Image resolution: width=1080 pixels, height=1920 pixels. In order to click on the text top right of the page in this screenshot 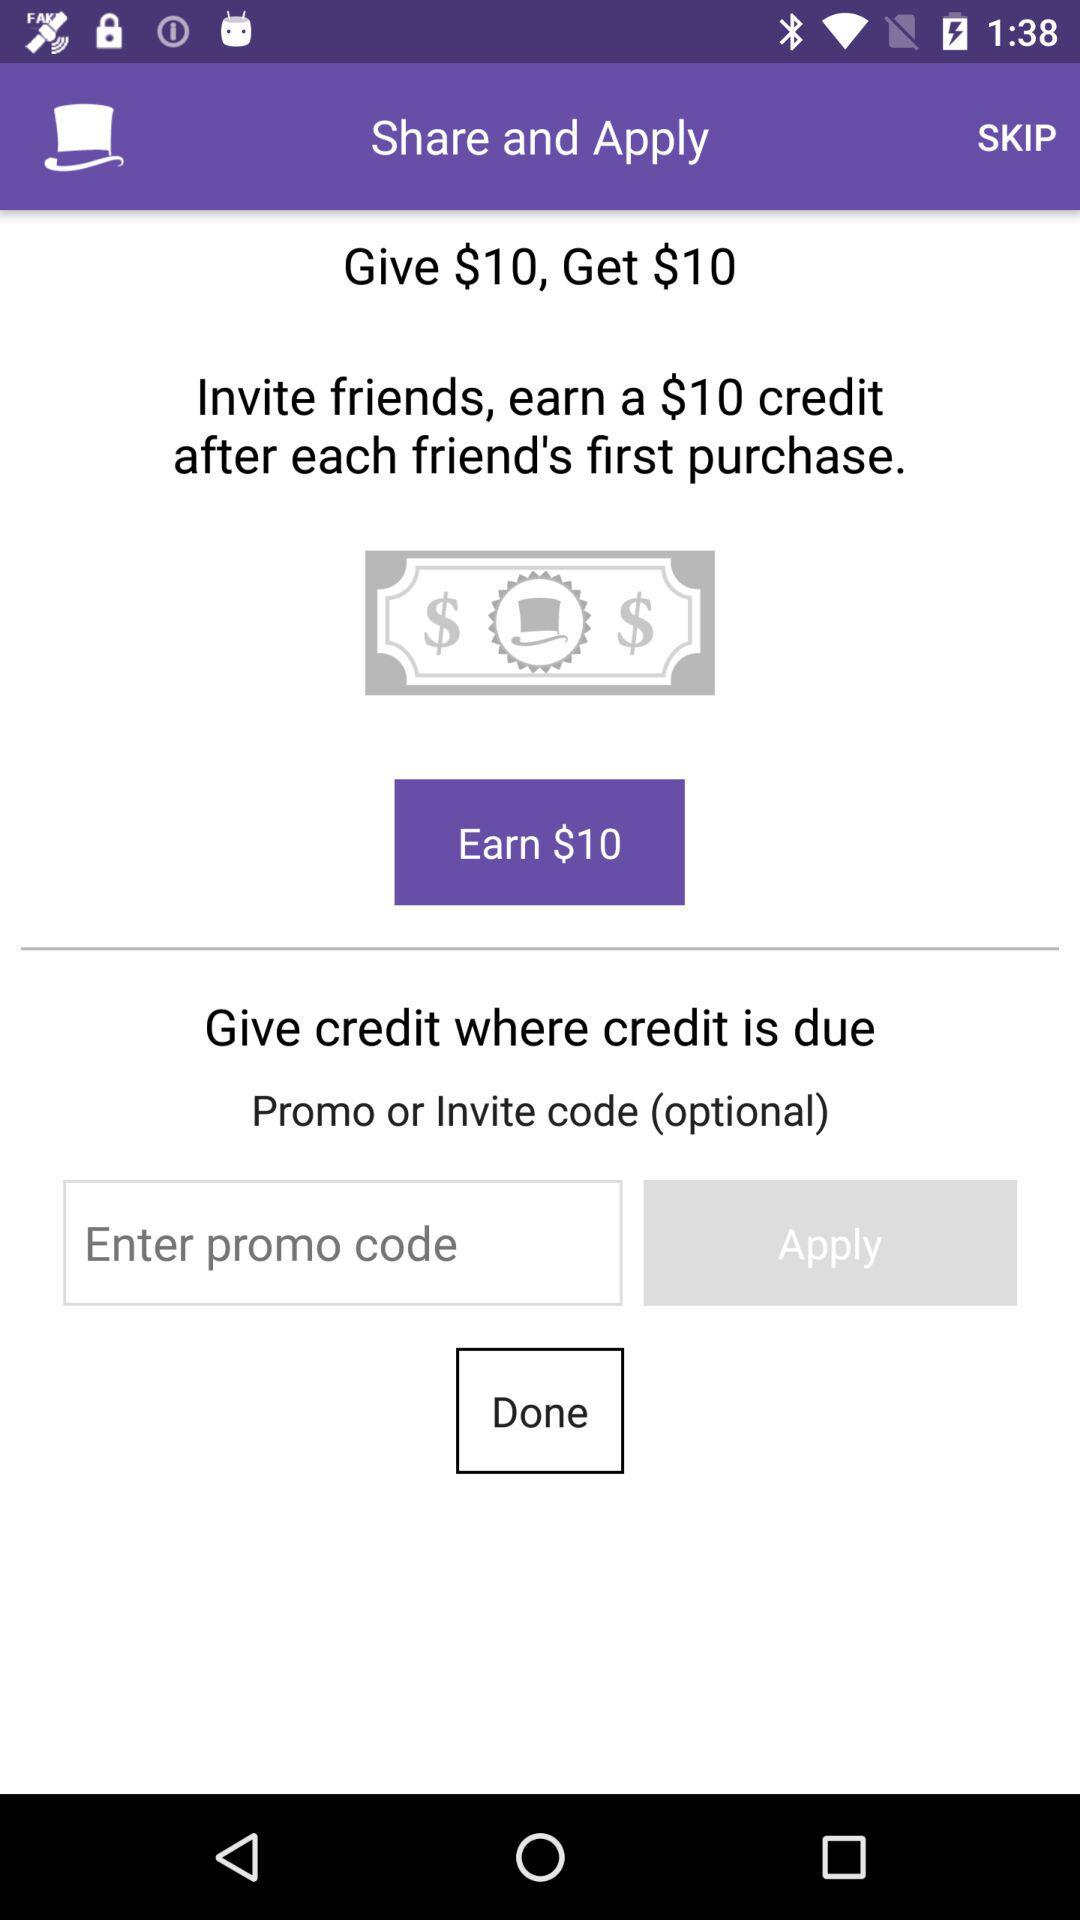, I will do `click(1017, 136)`.